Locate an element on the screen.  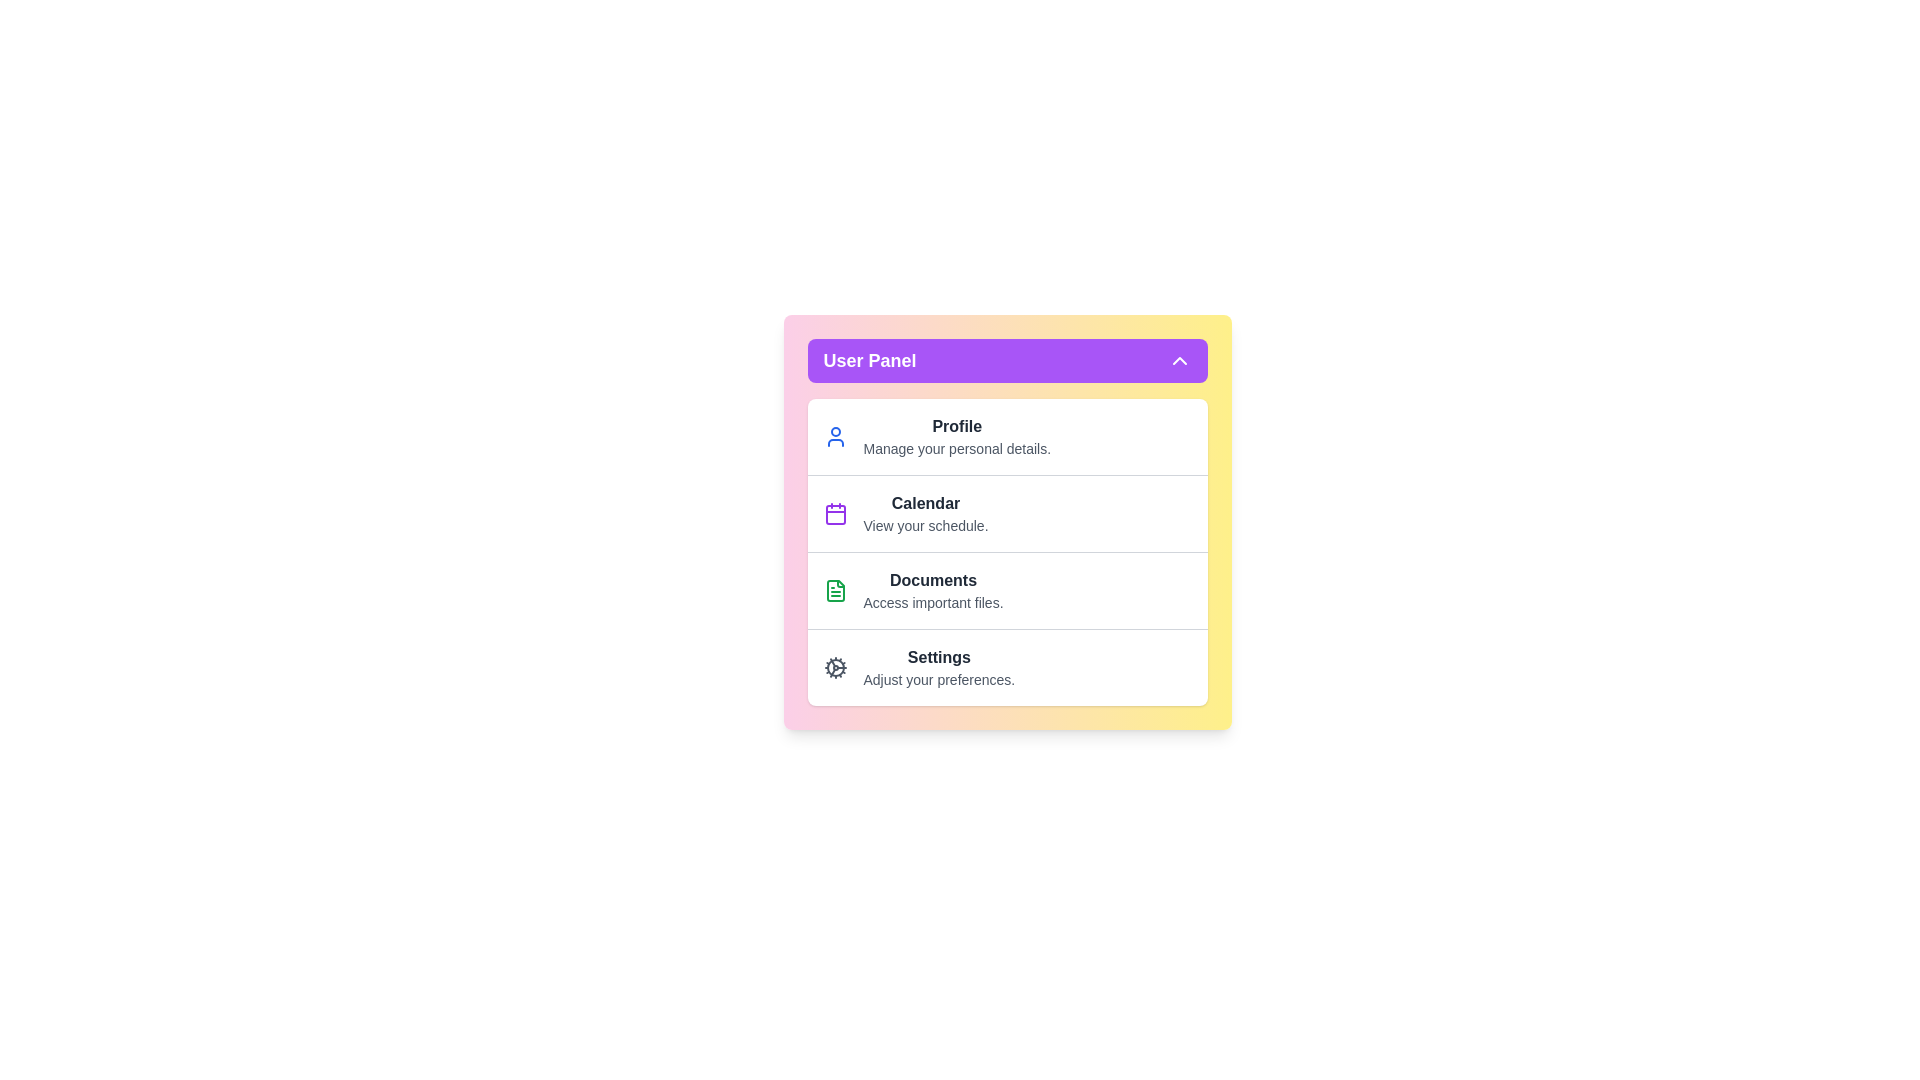
the fourth menu item in the User Panel is located at coordinates (1007, 667).